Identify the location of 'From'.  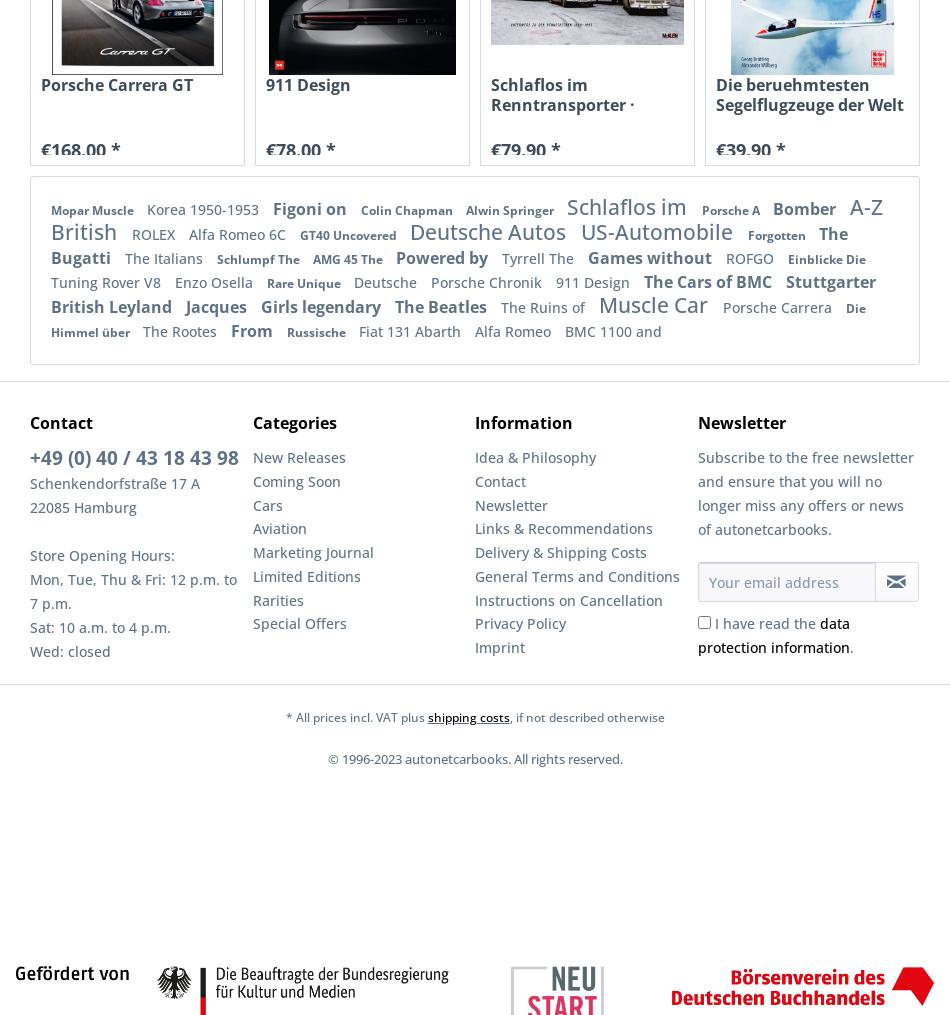
(253, 328).